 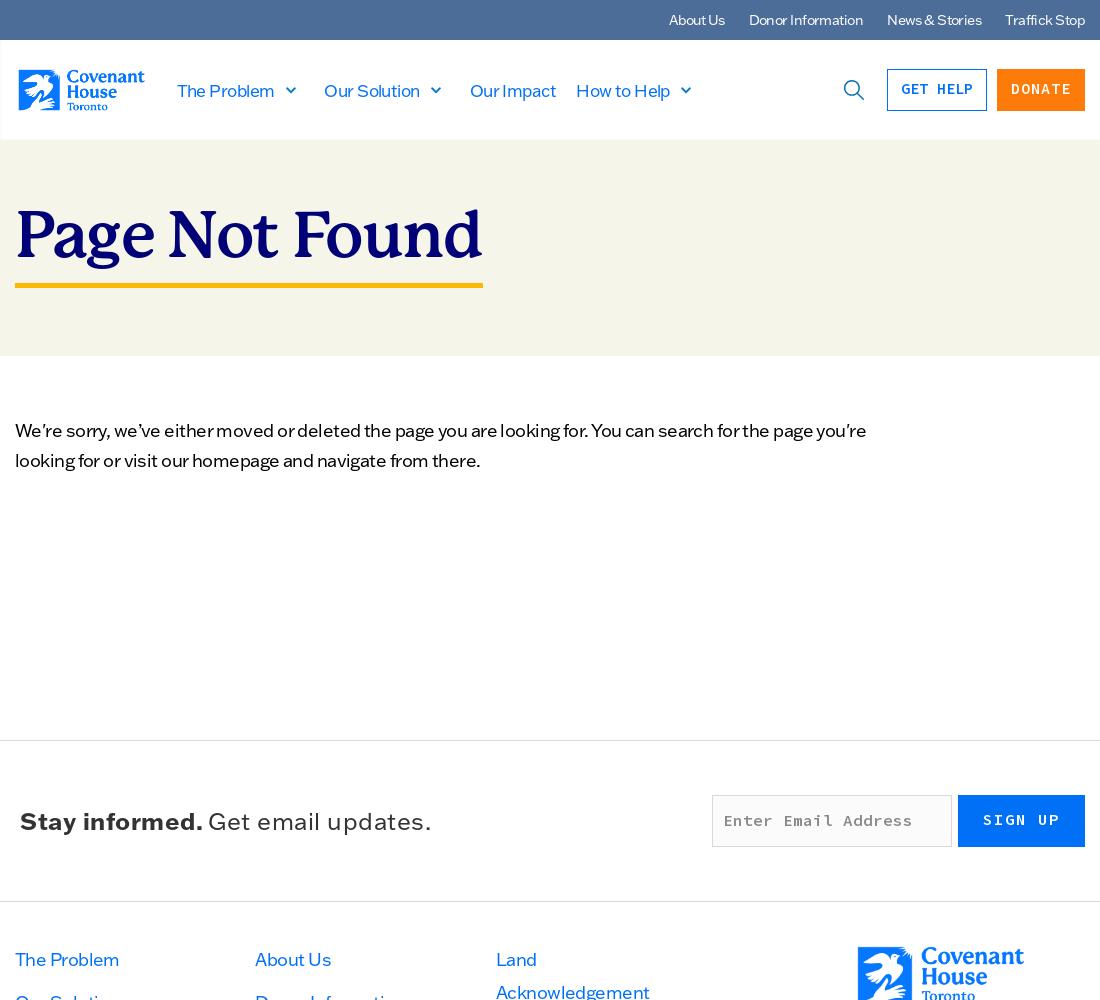 What do you see at coordinates (107, 383) in the screenshot?
I see `'Next Gen Council'` at bounding box center [107, 383].